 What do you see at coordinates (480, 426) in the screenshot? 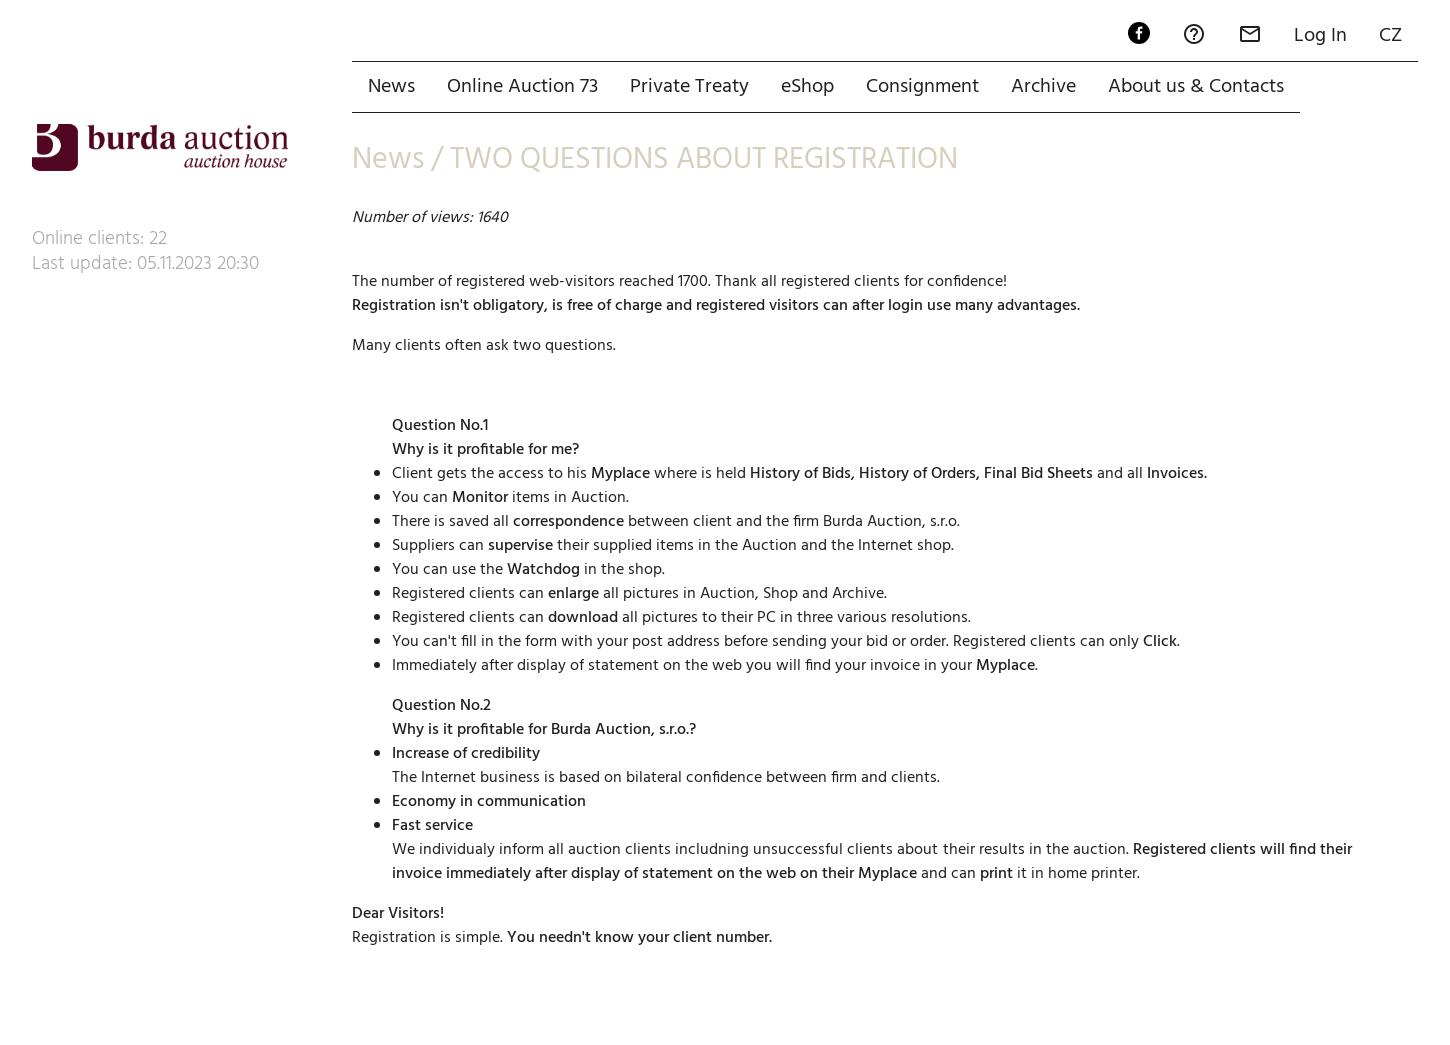
I see `'Monitor'` at bounding box center [480, 426].